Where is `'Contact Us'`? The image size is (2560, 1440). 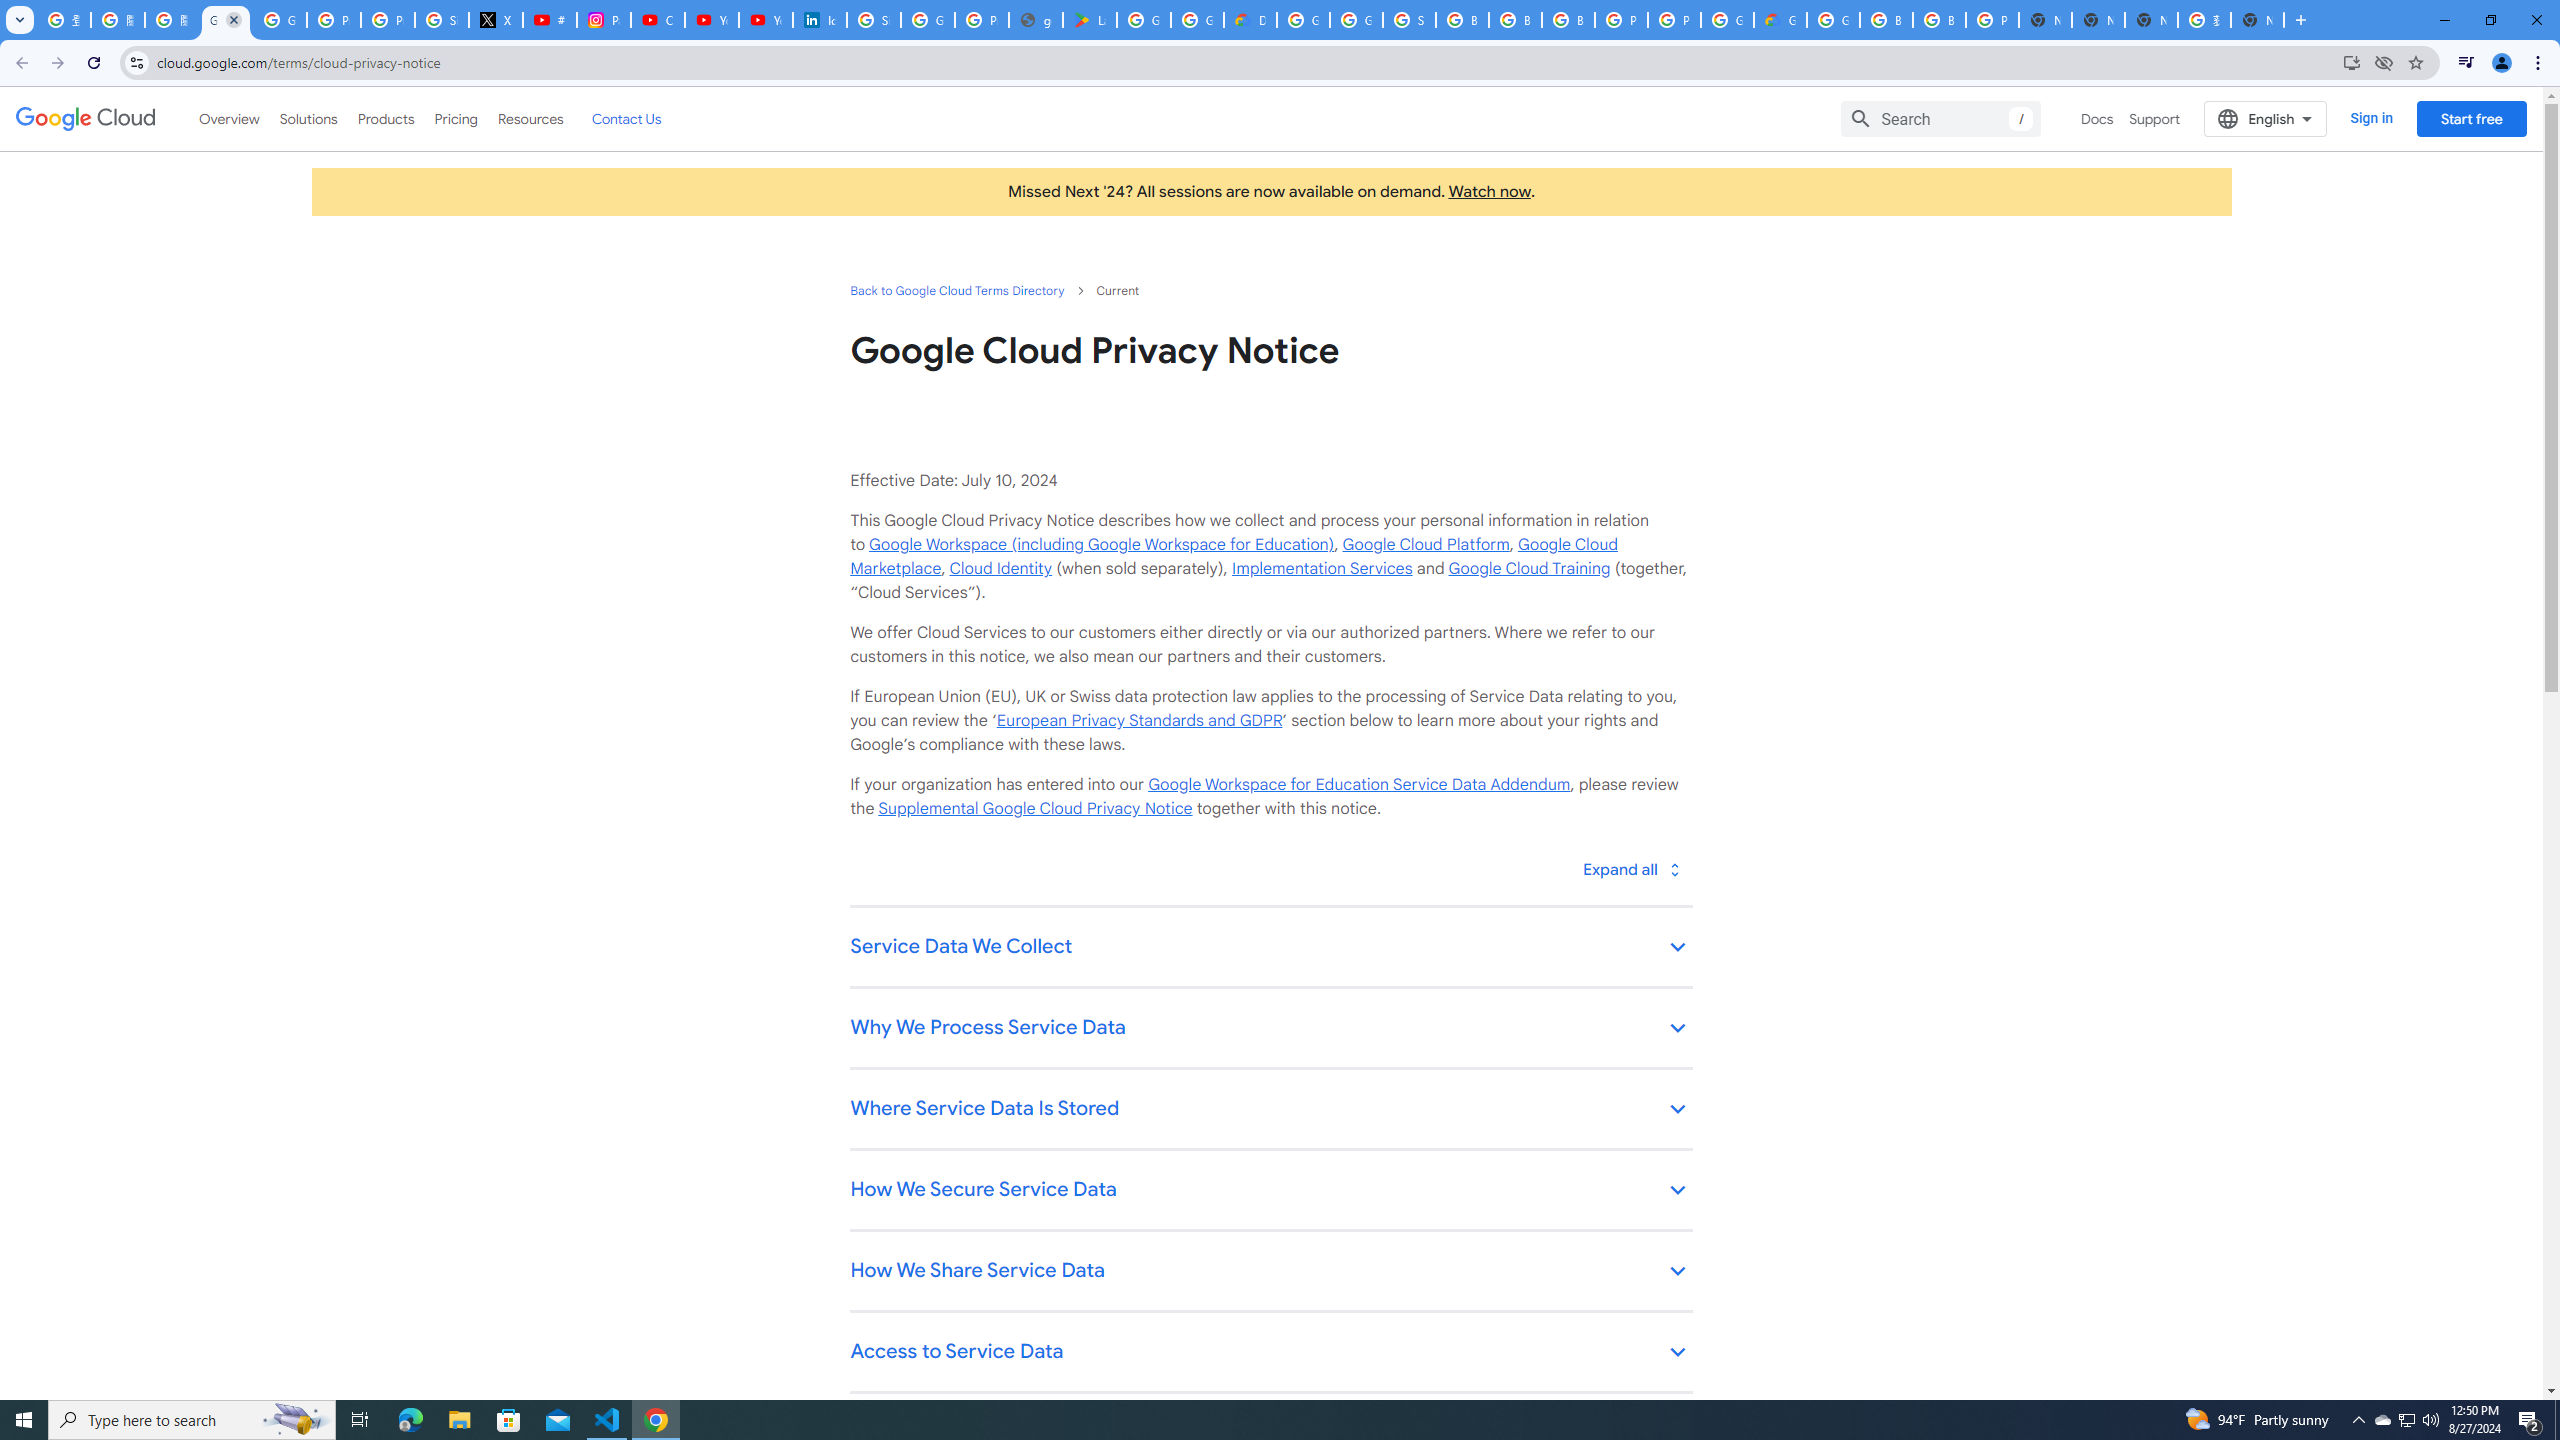 'Contact Us' is located at coordinates (624, 118).